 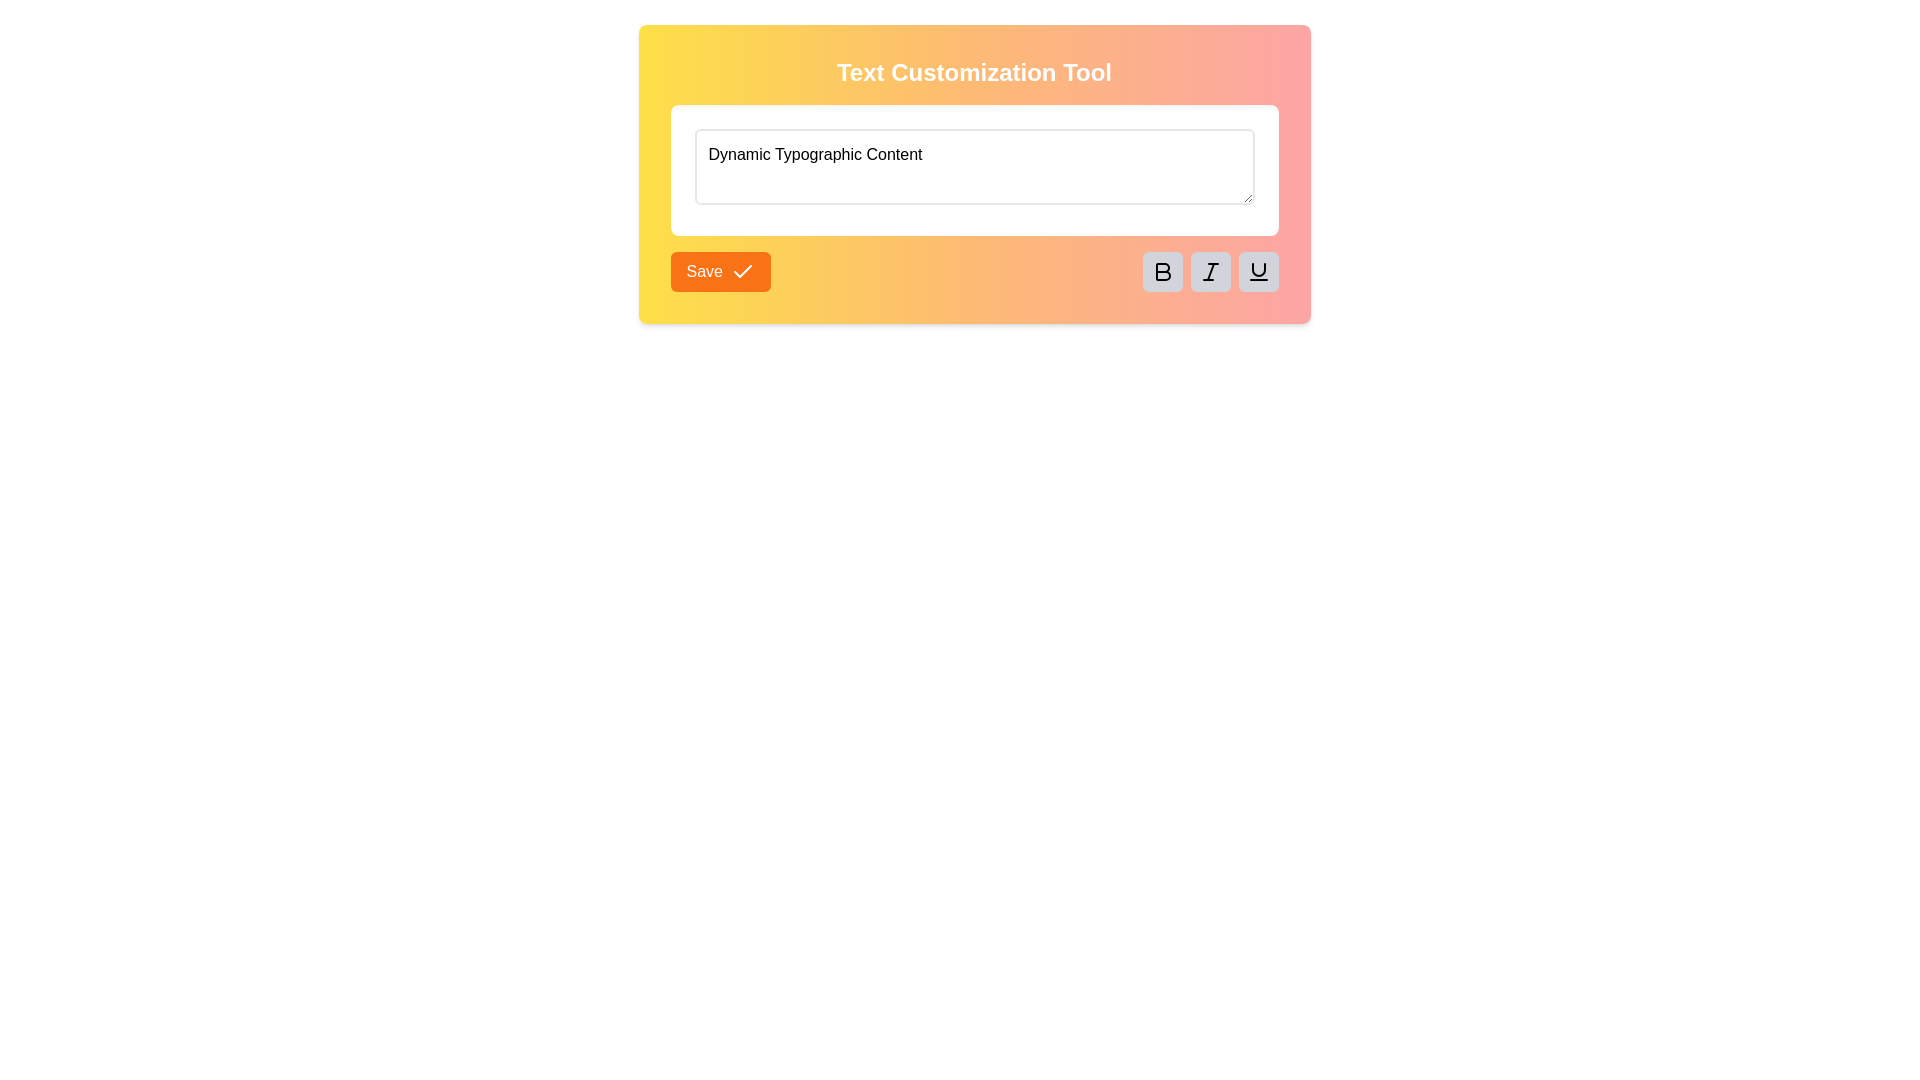 I want to click on the italicized 'I' icon button, which is styled in a minimalist outline design and is located within a gray rounded rectangle, so click(x=1209, y=272).